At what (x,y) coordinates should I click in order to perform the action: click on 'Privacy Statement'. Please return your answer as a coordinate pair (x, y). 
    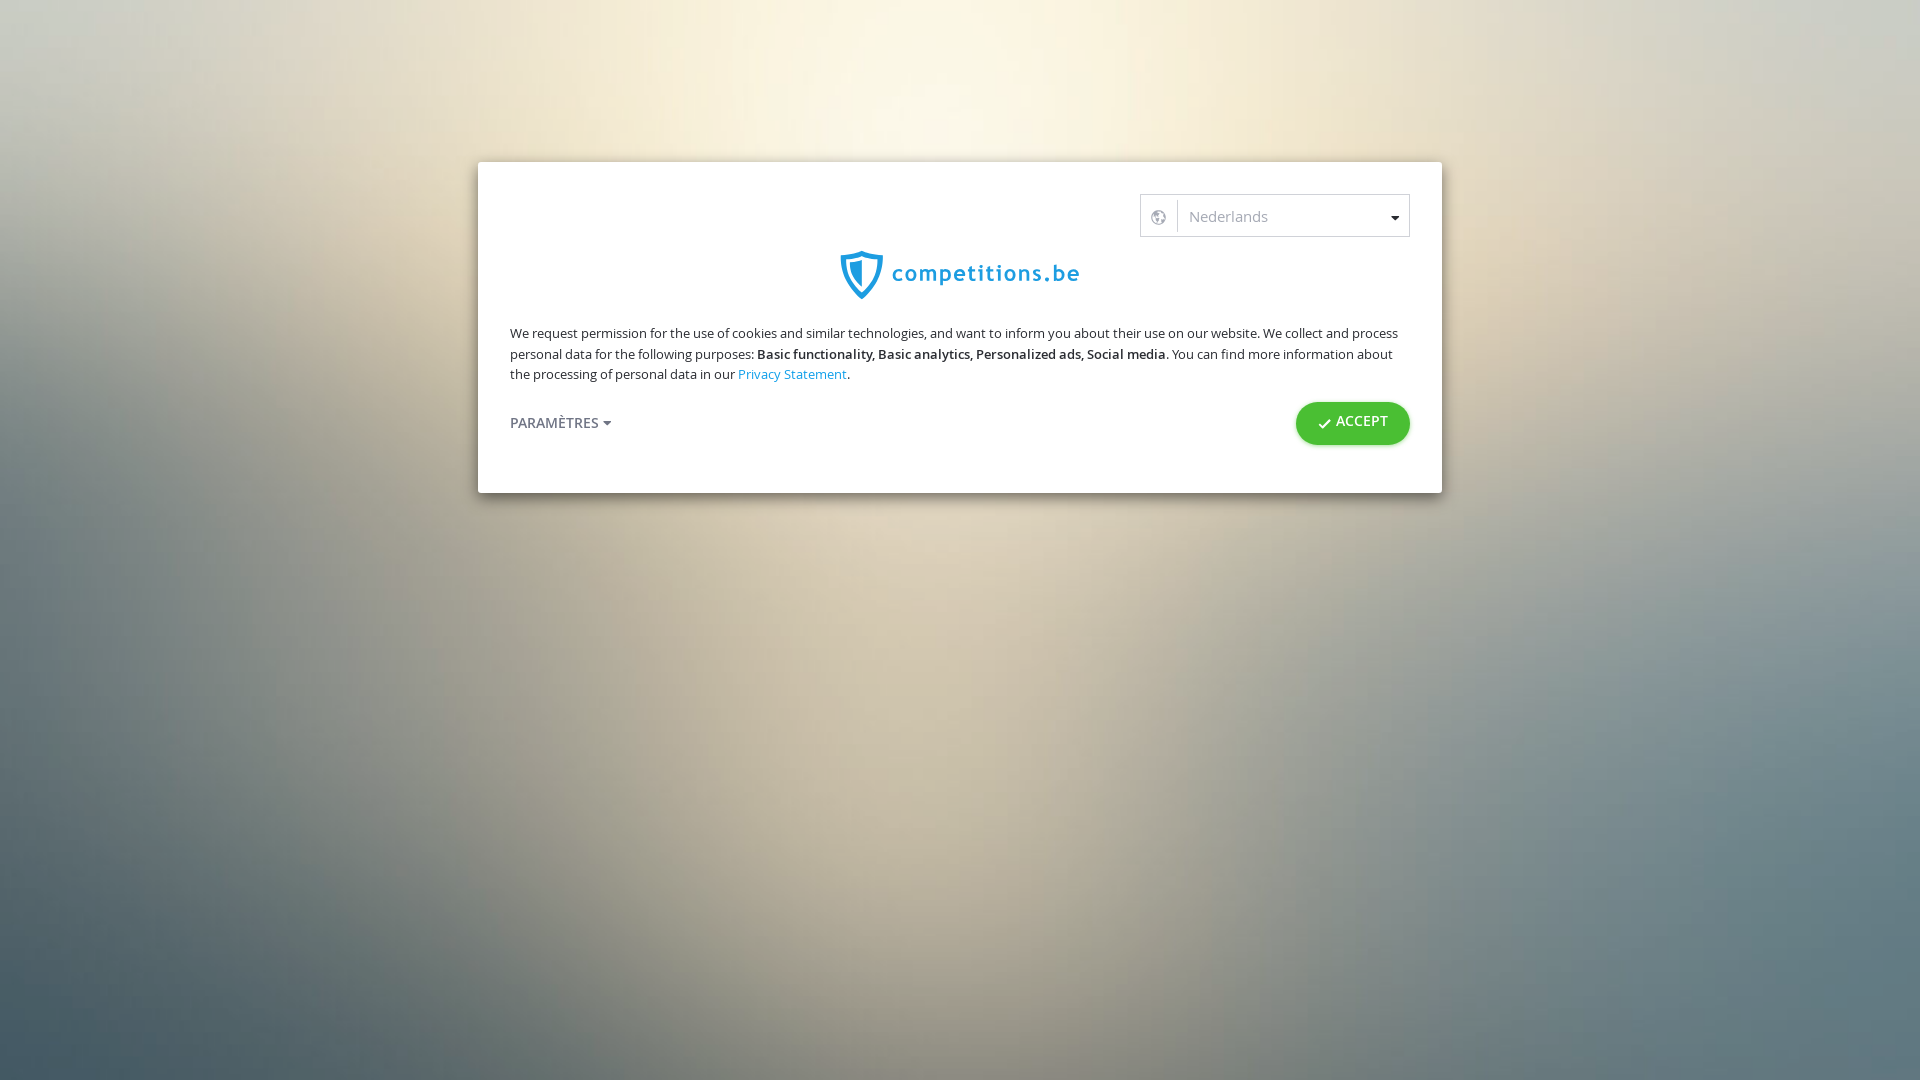
    Looking at the image, I should click on (791, 374).